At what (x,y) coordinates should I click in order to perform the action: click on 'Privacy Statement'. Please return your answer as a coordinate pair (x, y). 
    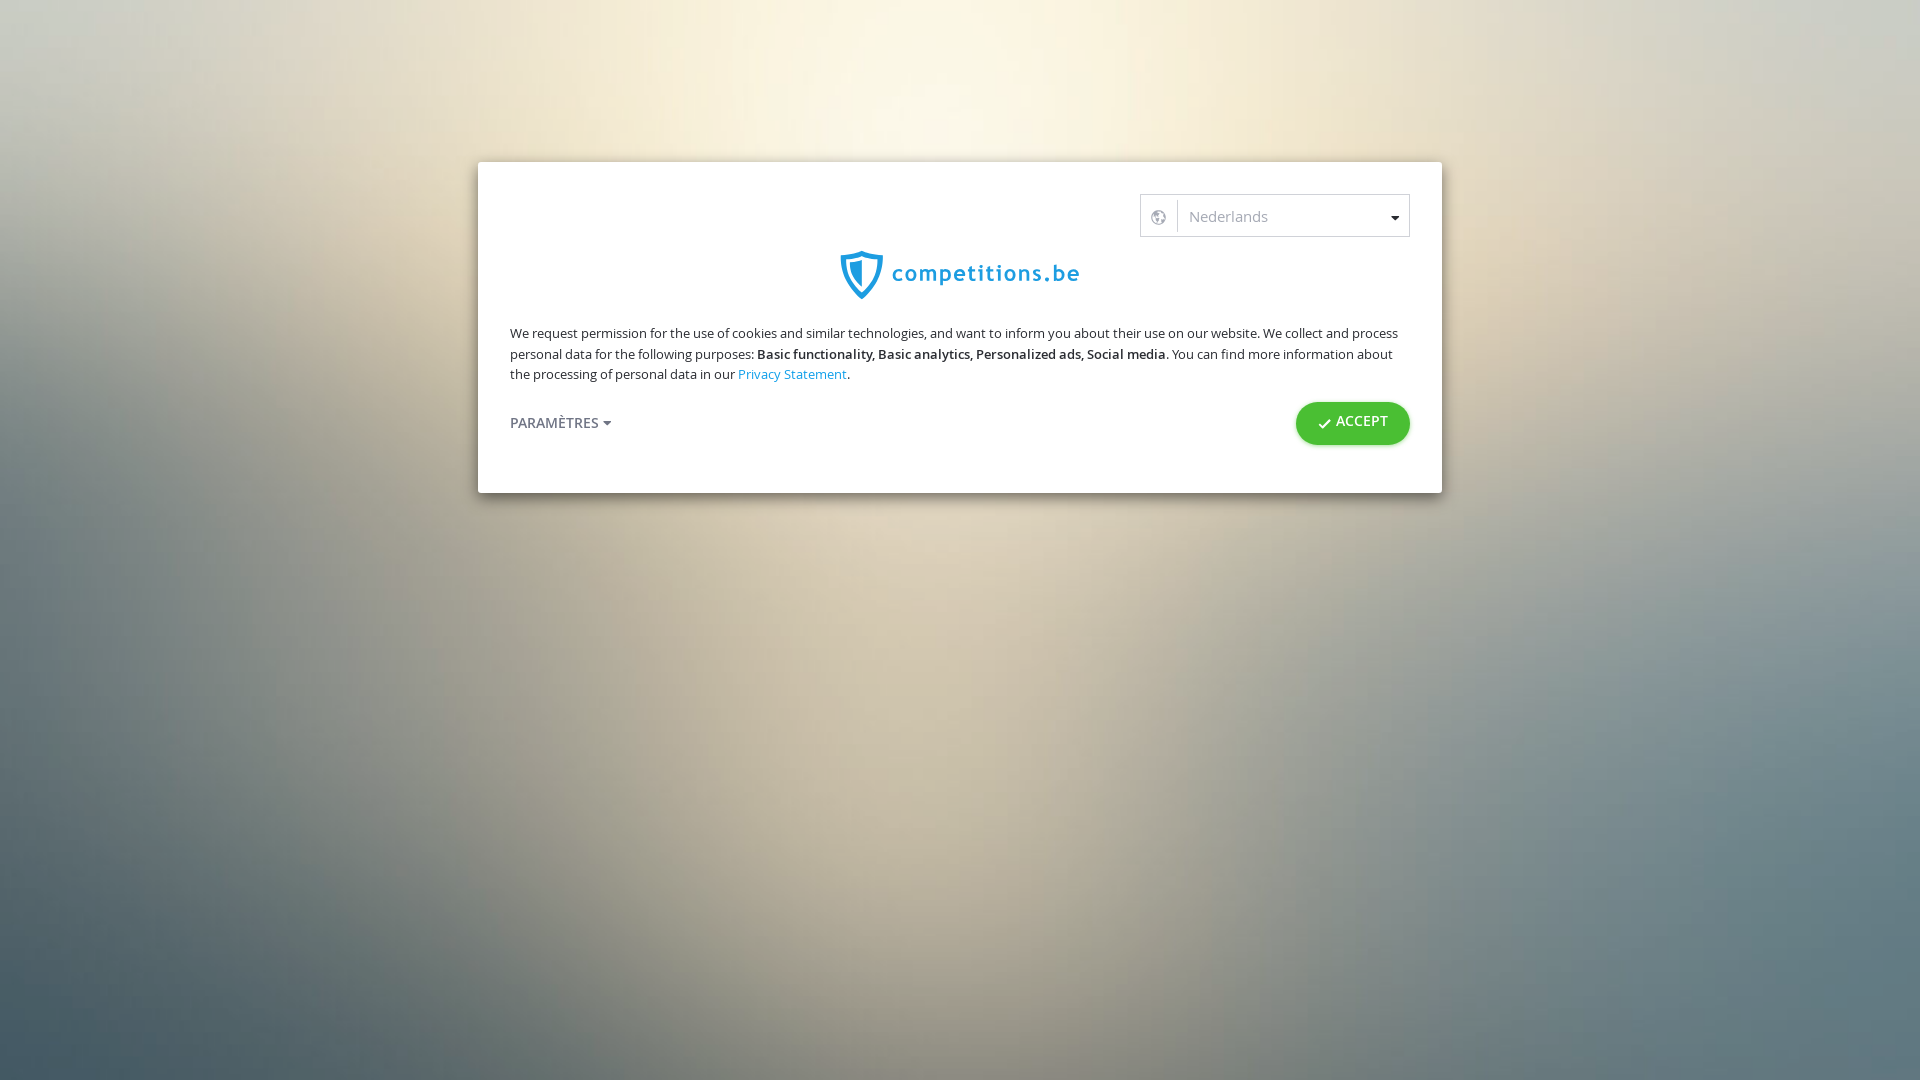
    Looking at the image, I should click on (791, 374).